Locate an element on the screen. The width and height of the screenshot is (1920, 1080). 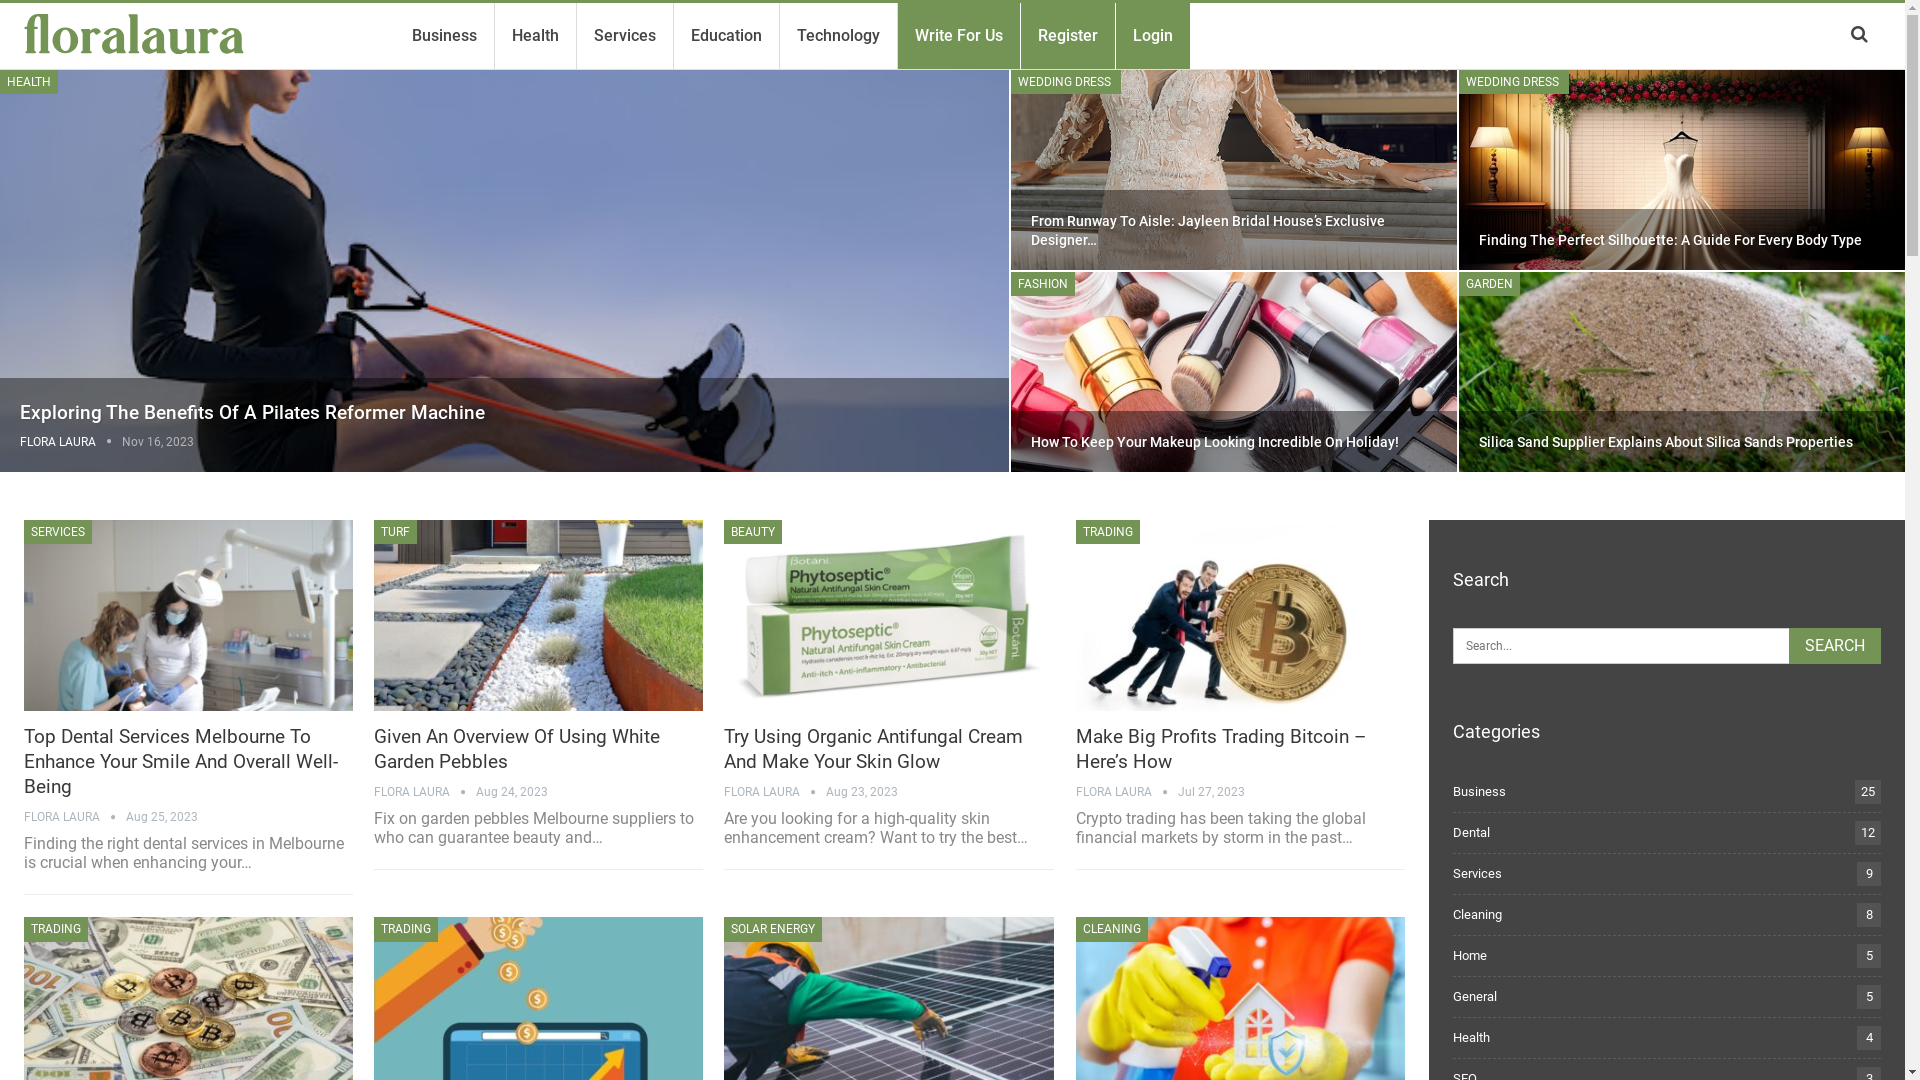
'Exploring The Benefits Of A Pilates Reformer Machine' is located at coordinates (251, 411).